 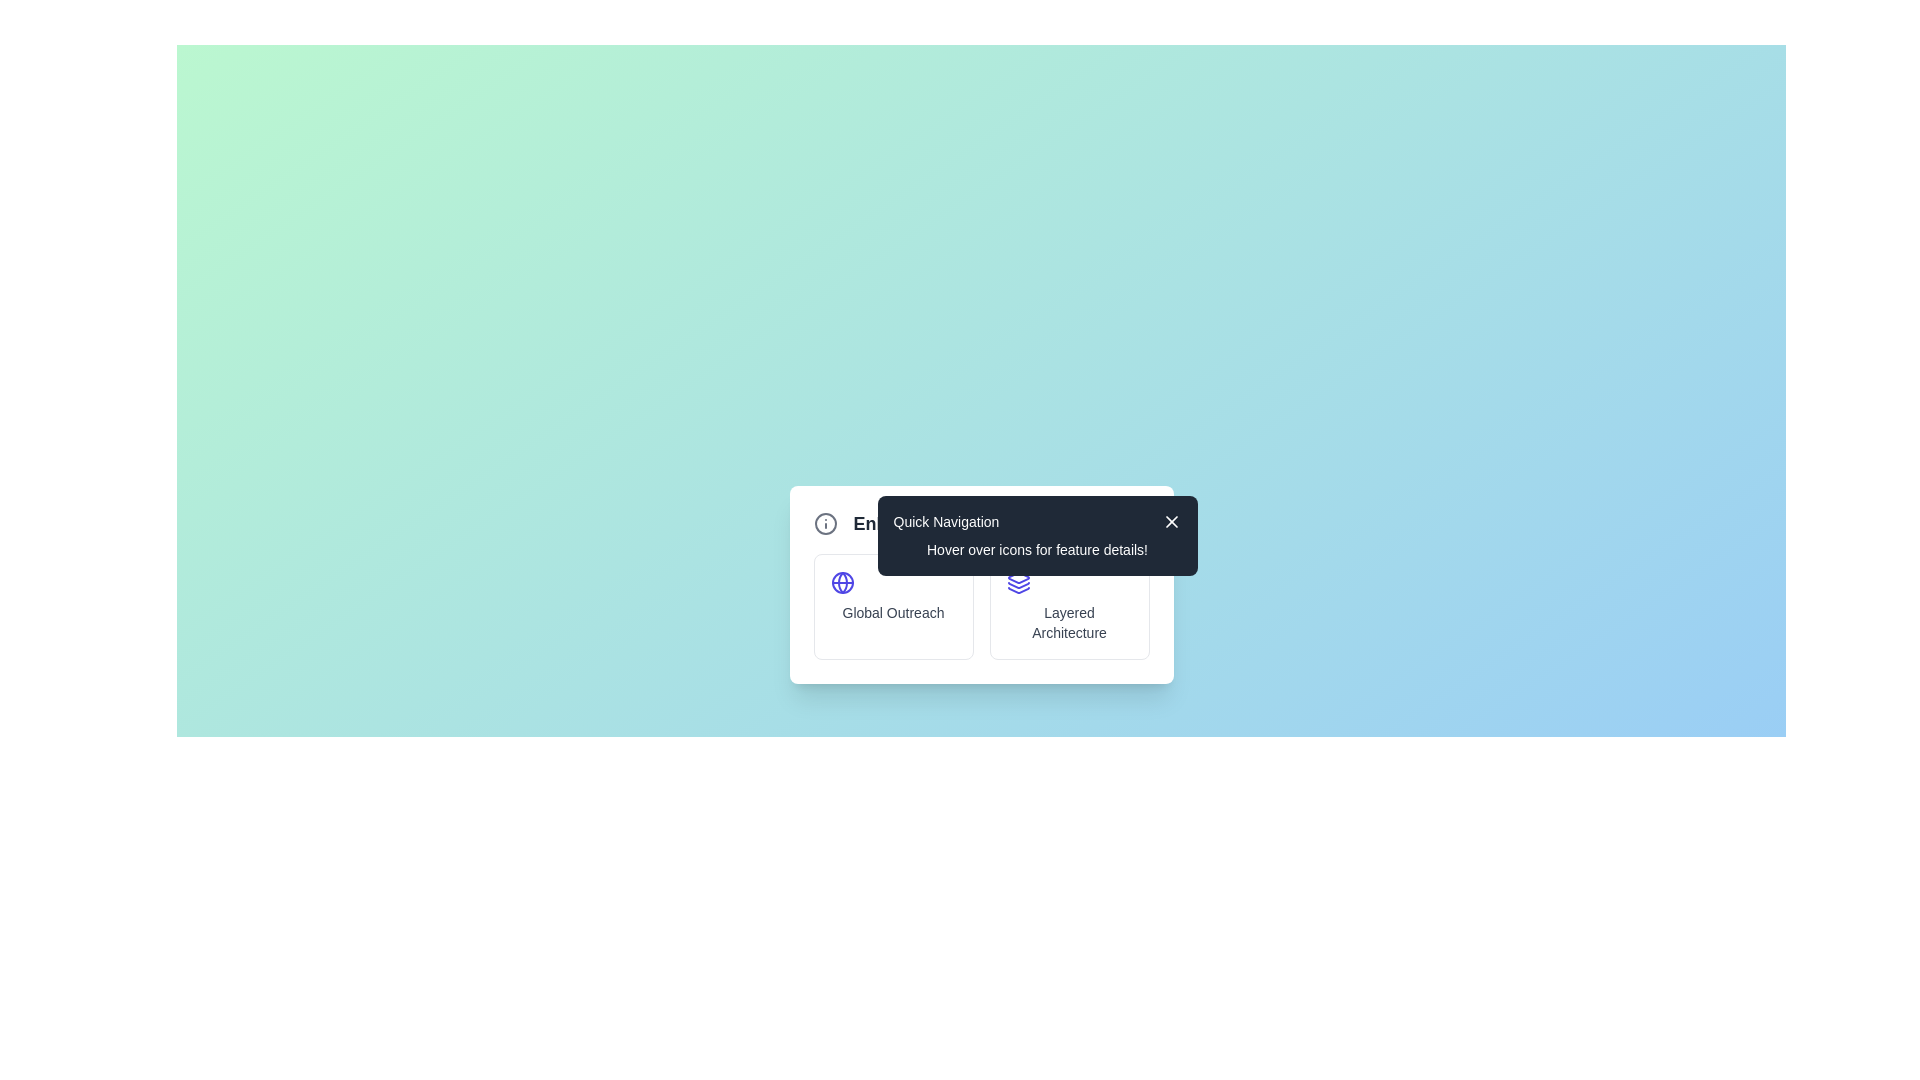 What do you see at coordinates (1037, 550) in the screenshot?
I see `the static label providing guidance in the 'Quick Navigation' pop-up box, located below the title` at bounding box center [1037, 550].